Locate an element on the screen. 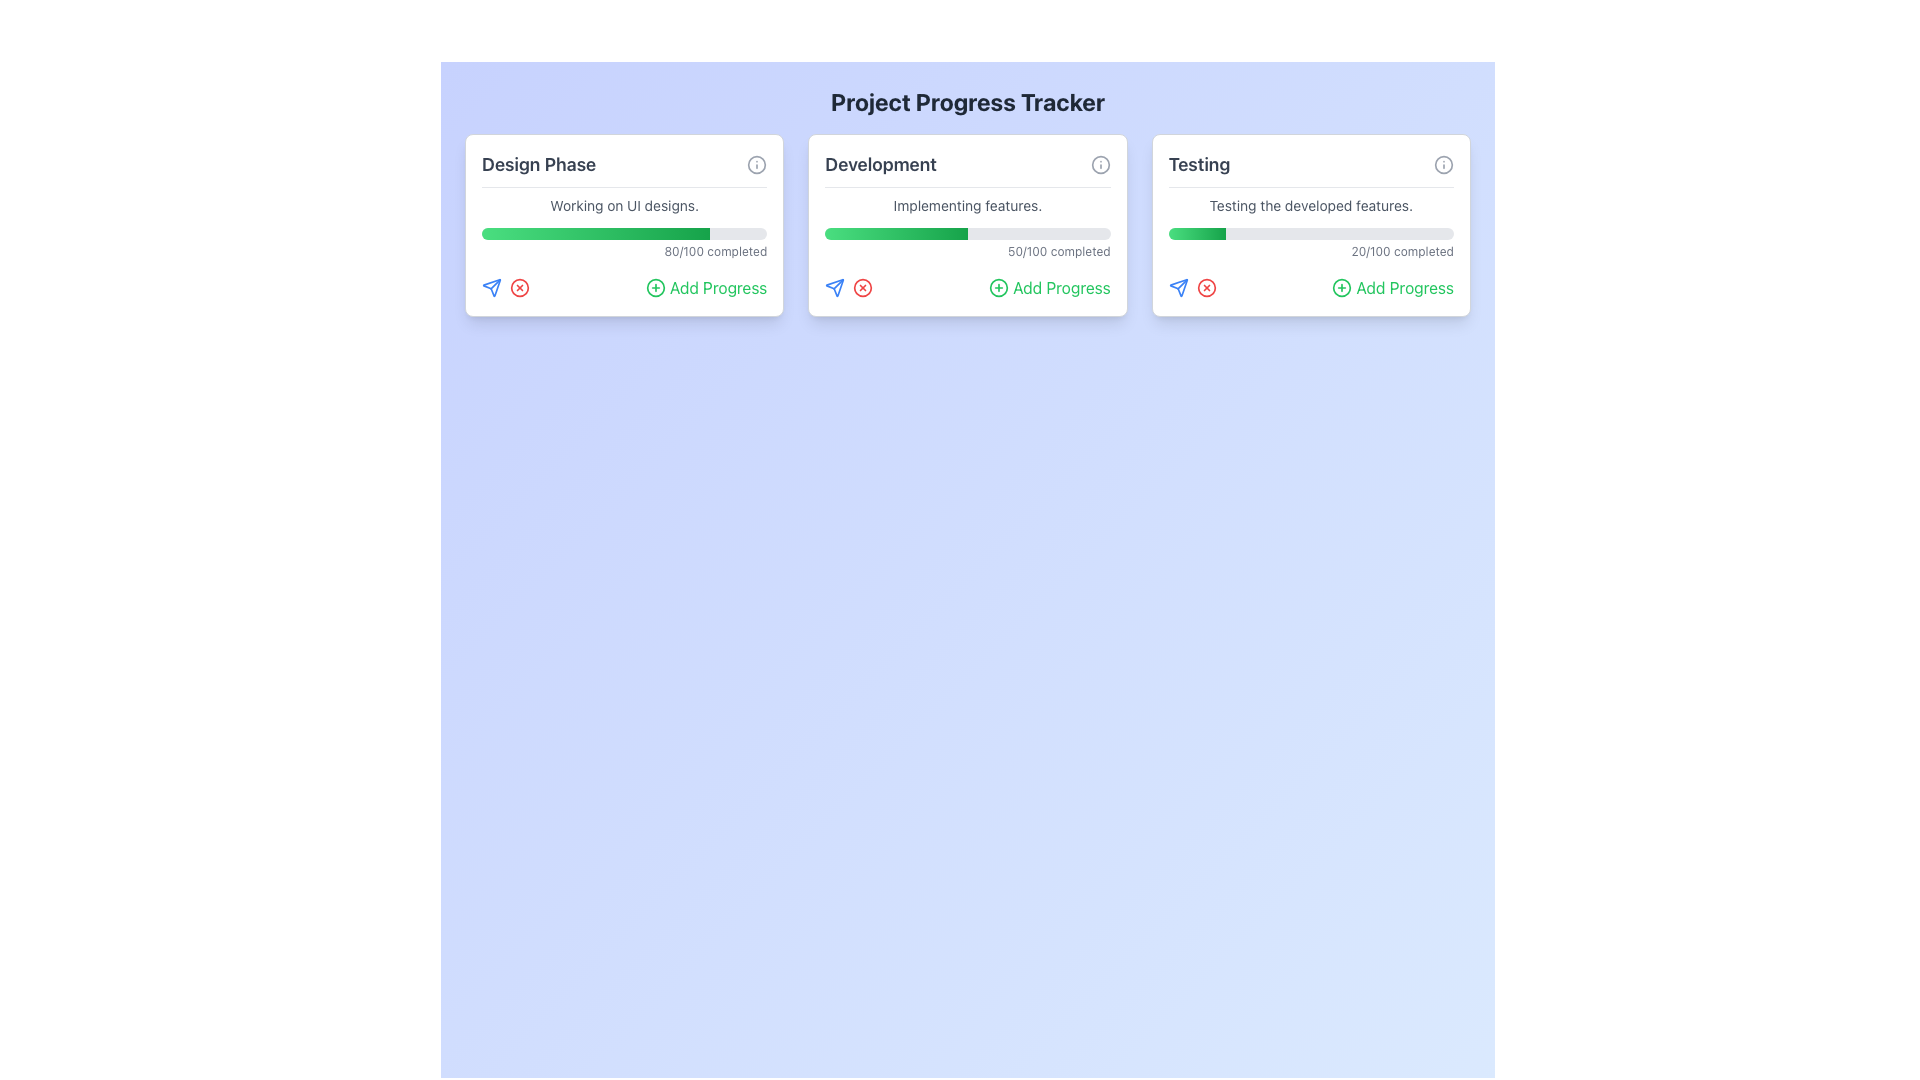 The height and width of the screenshot is (1080, 1920). the progress value is located at coordinates (1188, 233).